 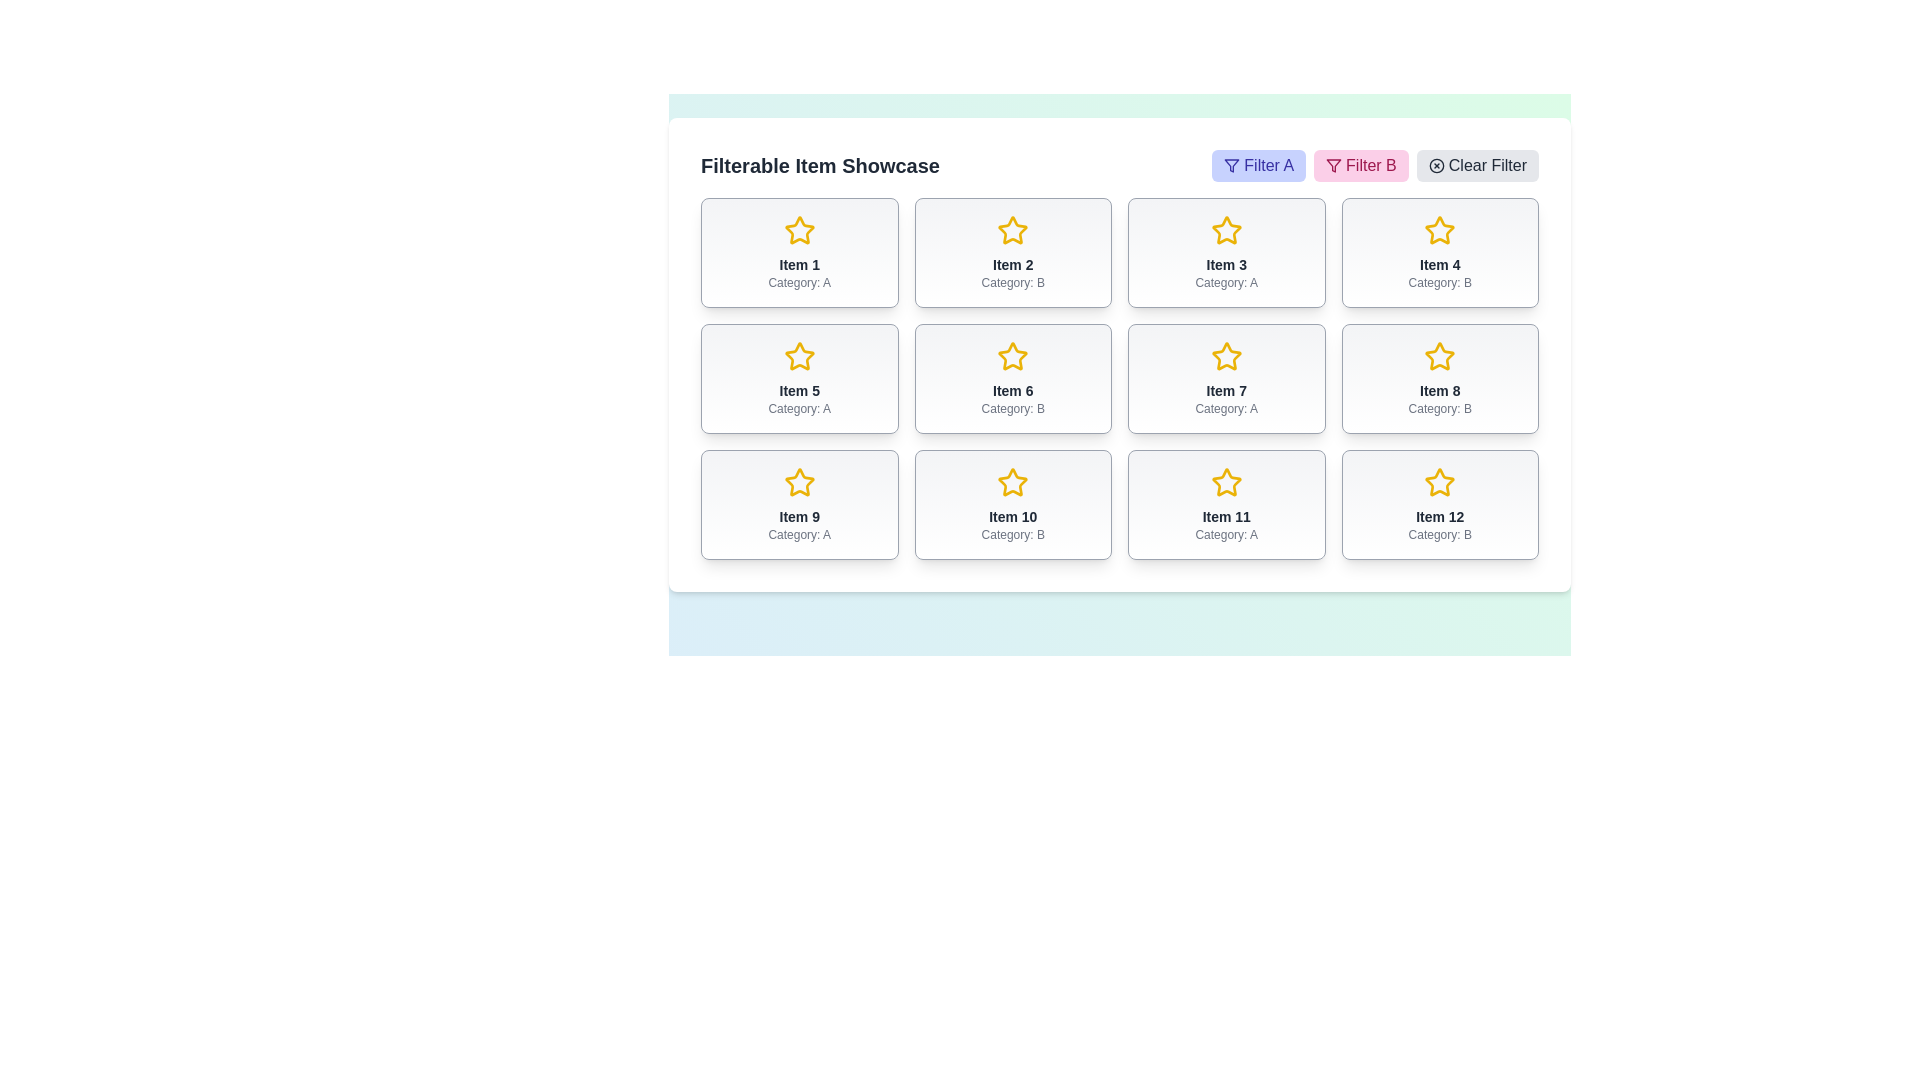 What do you see at coordinates (1440, 354) in the screenshot?
I see `the star icon located in the fourth row and second column of the grid layout in the card labeled 'Item 8' to rate it` at bounding box center [1440, 354].